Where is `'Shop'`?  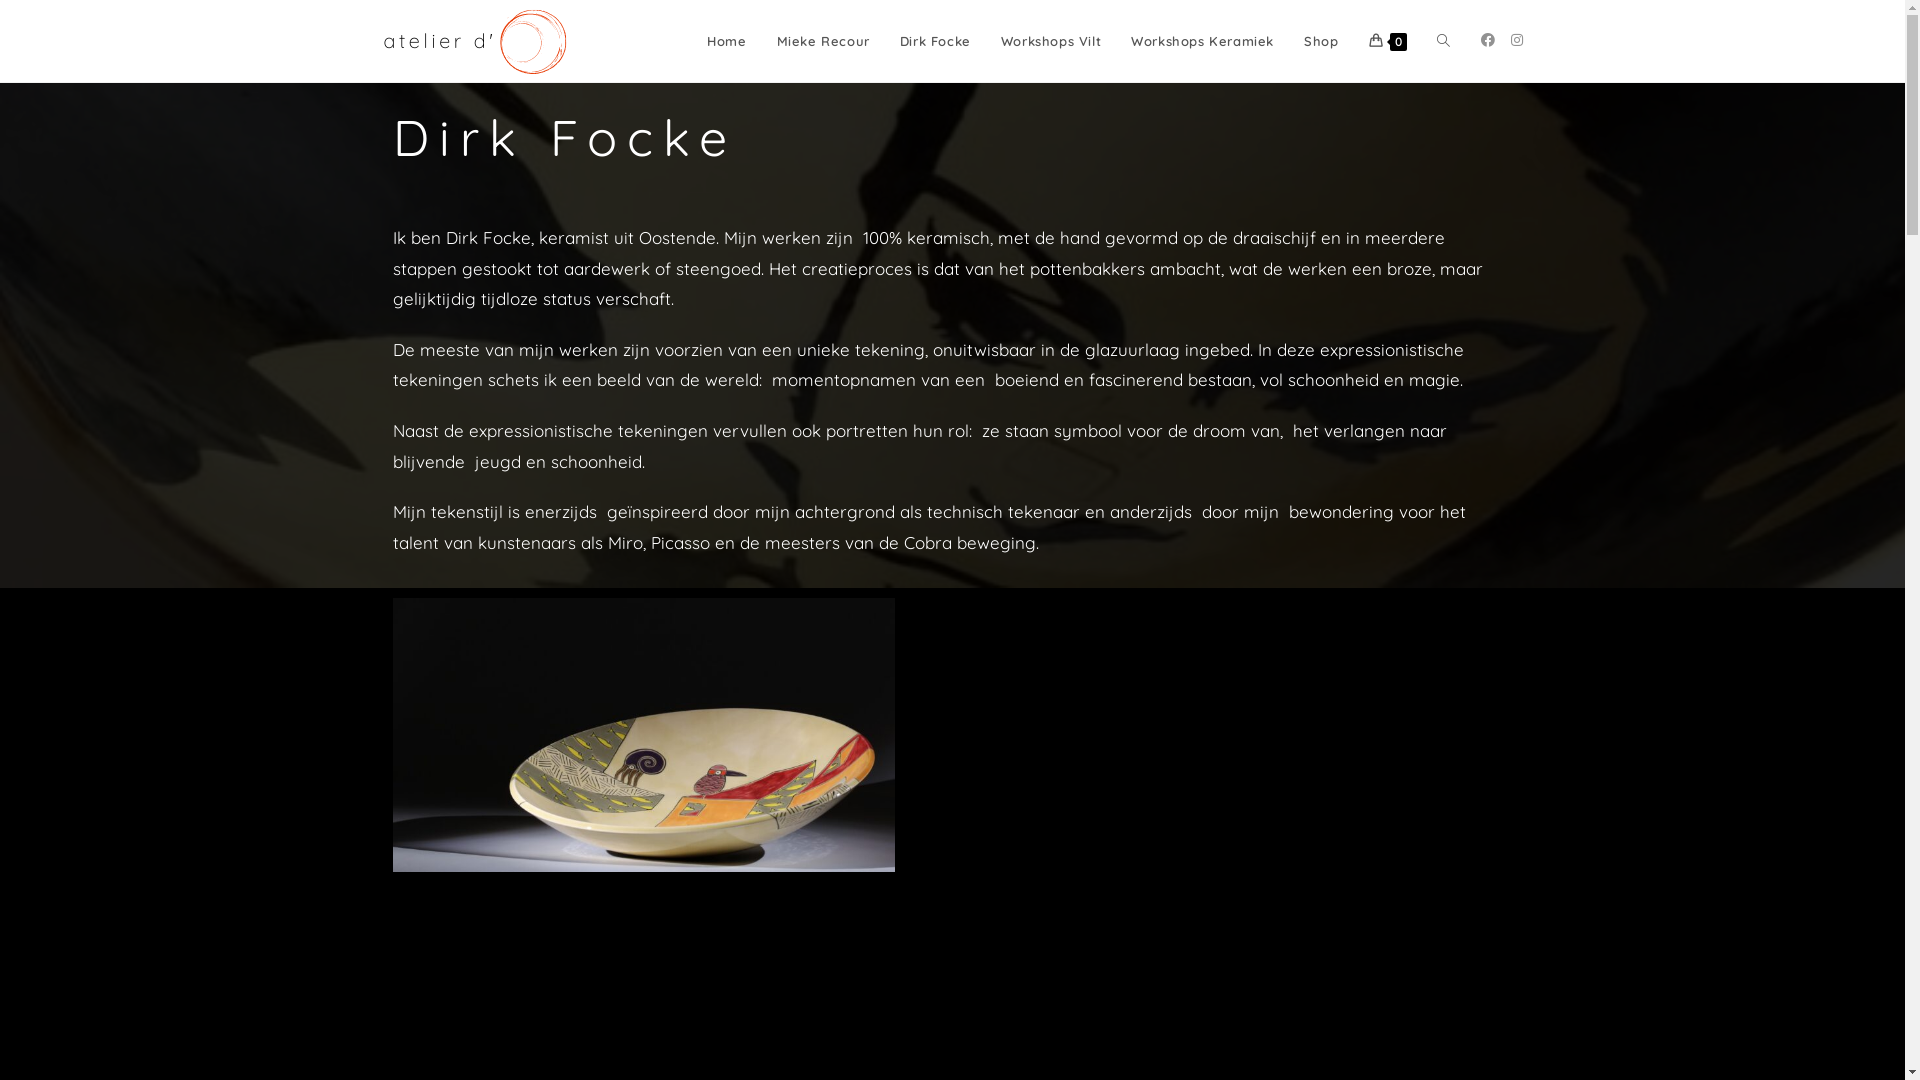 'Shop' is located at coordinates (1320, 41).